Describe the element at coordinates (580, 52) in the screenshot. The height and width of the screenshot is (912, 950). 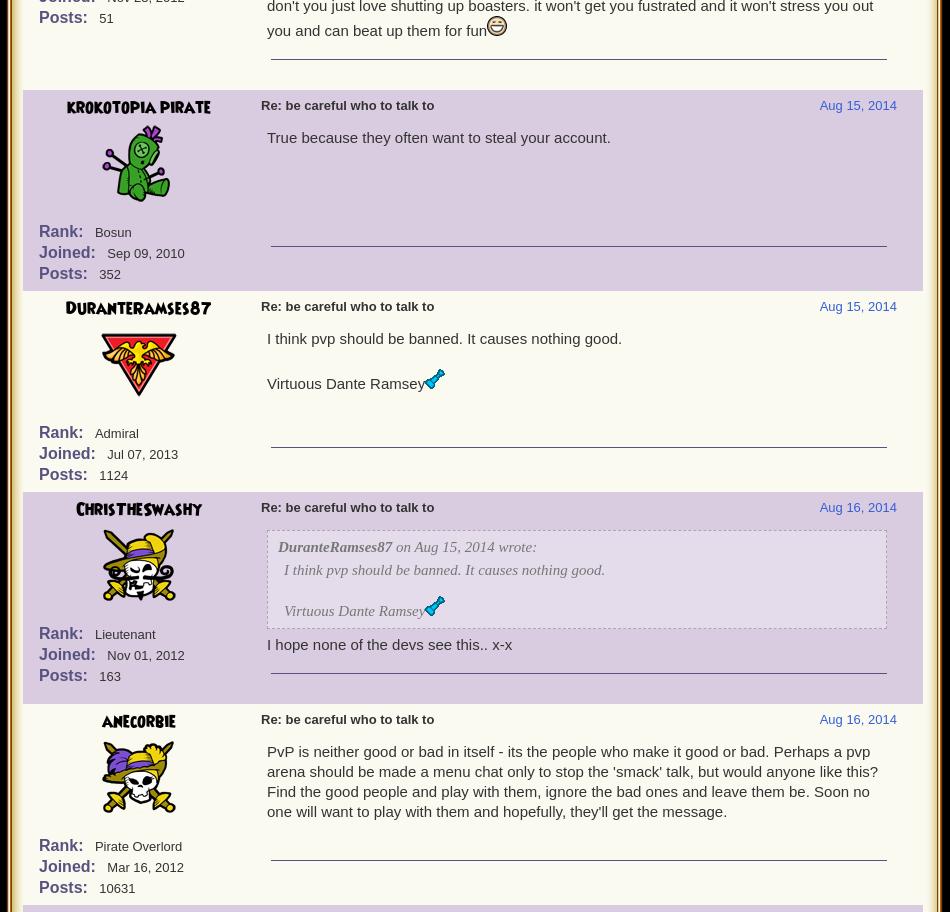
I see `'He put his best armor on! Lets just say it didn't turn out like he planned. I defeated him in less then five rounds without even buffing. Then he actually said, " Ha, I was going easy on you anyway noob. I didn't want you crying at my feet". I then told him to check my level. He stopped talking and left! Next time look before you challenge someone!'` at that location.